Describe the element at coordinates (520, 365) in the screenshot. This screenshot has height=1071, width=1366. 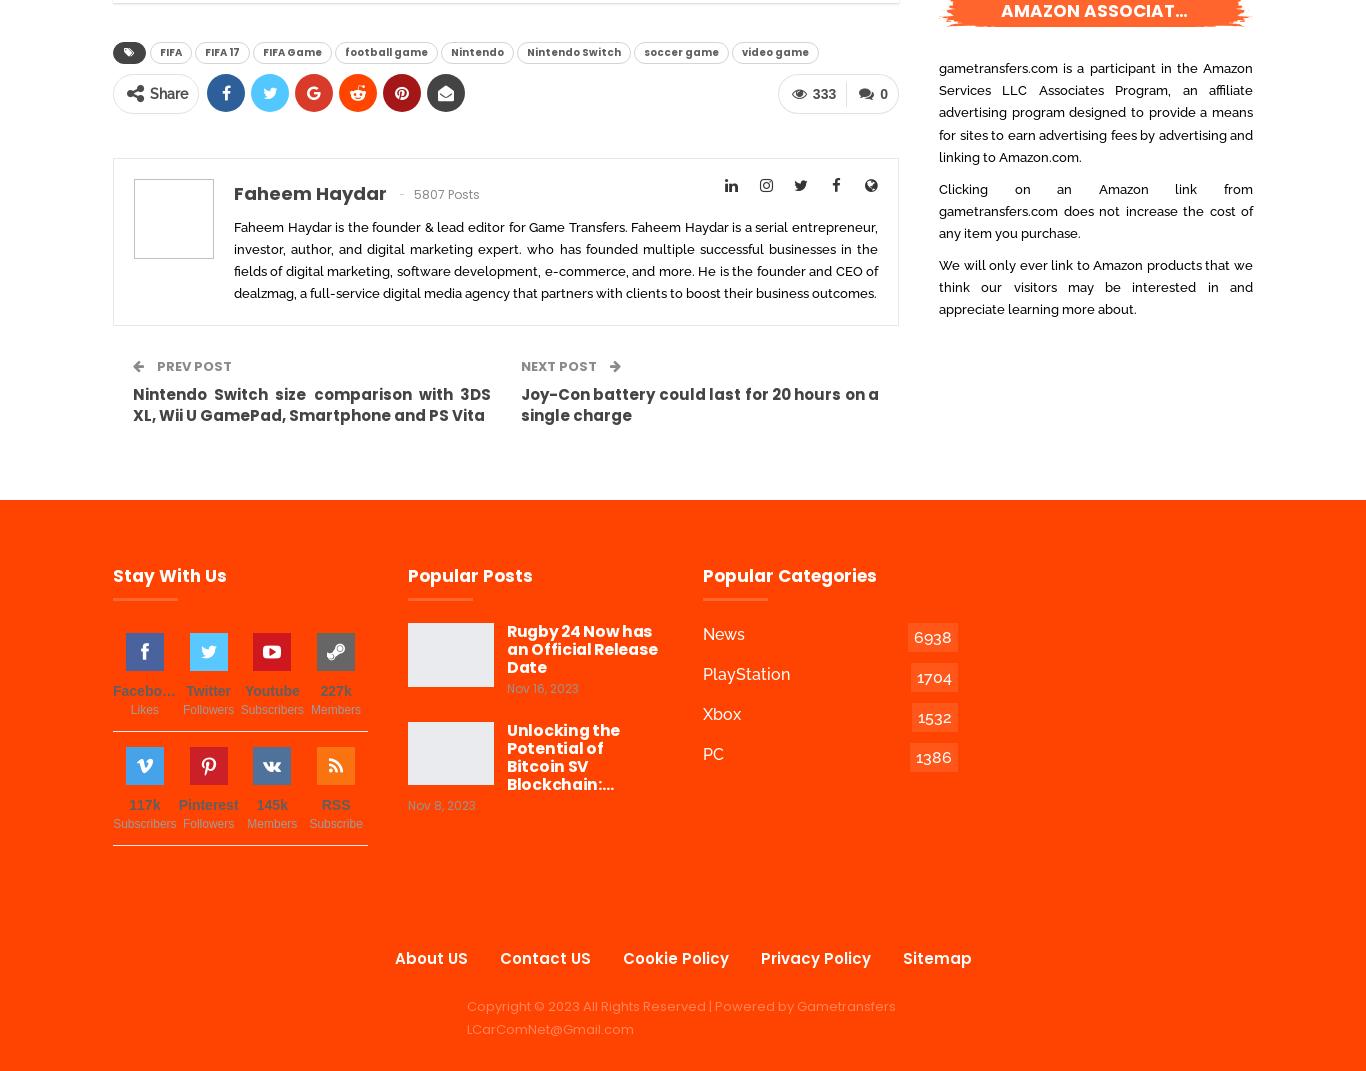
I see `'Next Post'` at that location.